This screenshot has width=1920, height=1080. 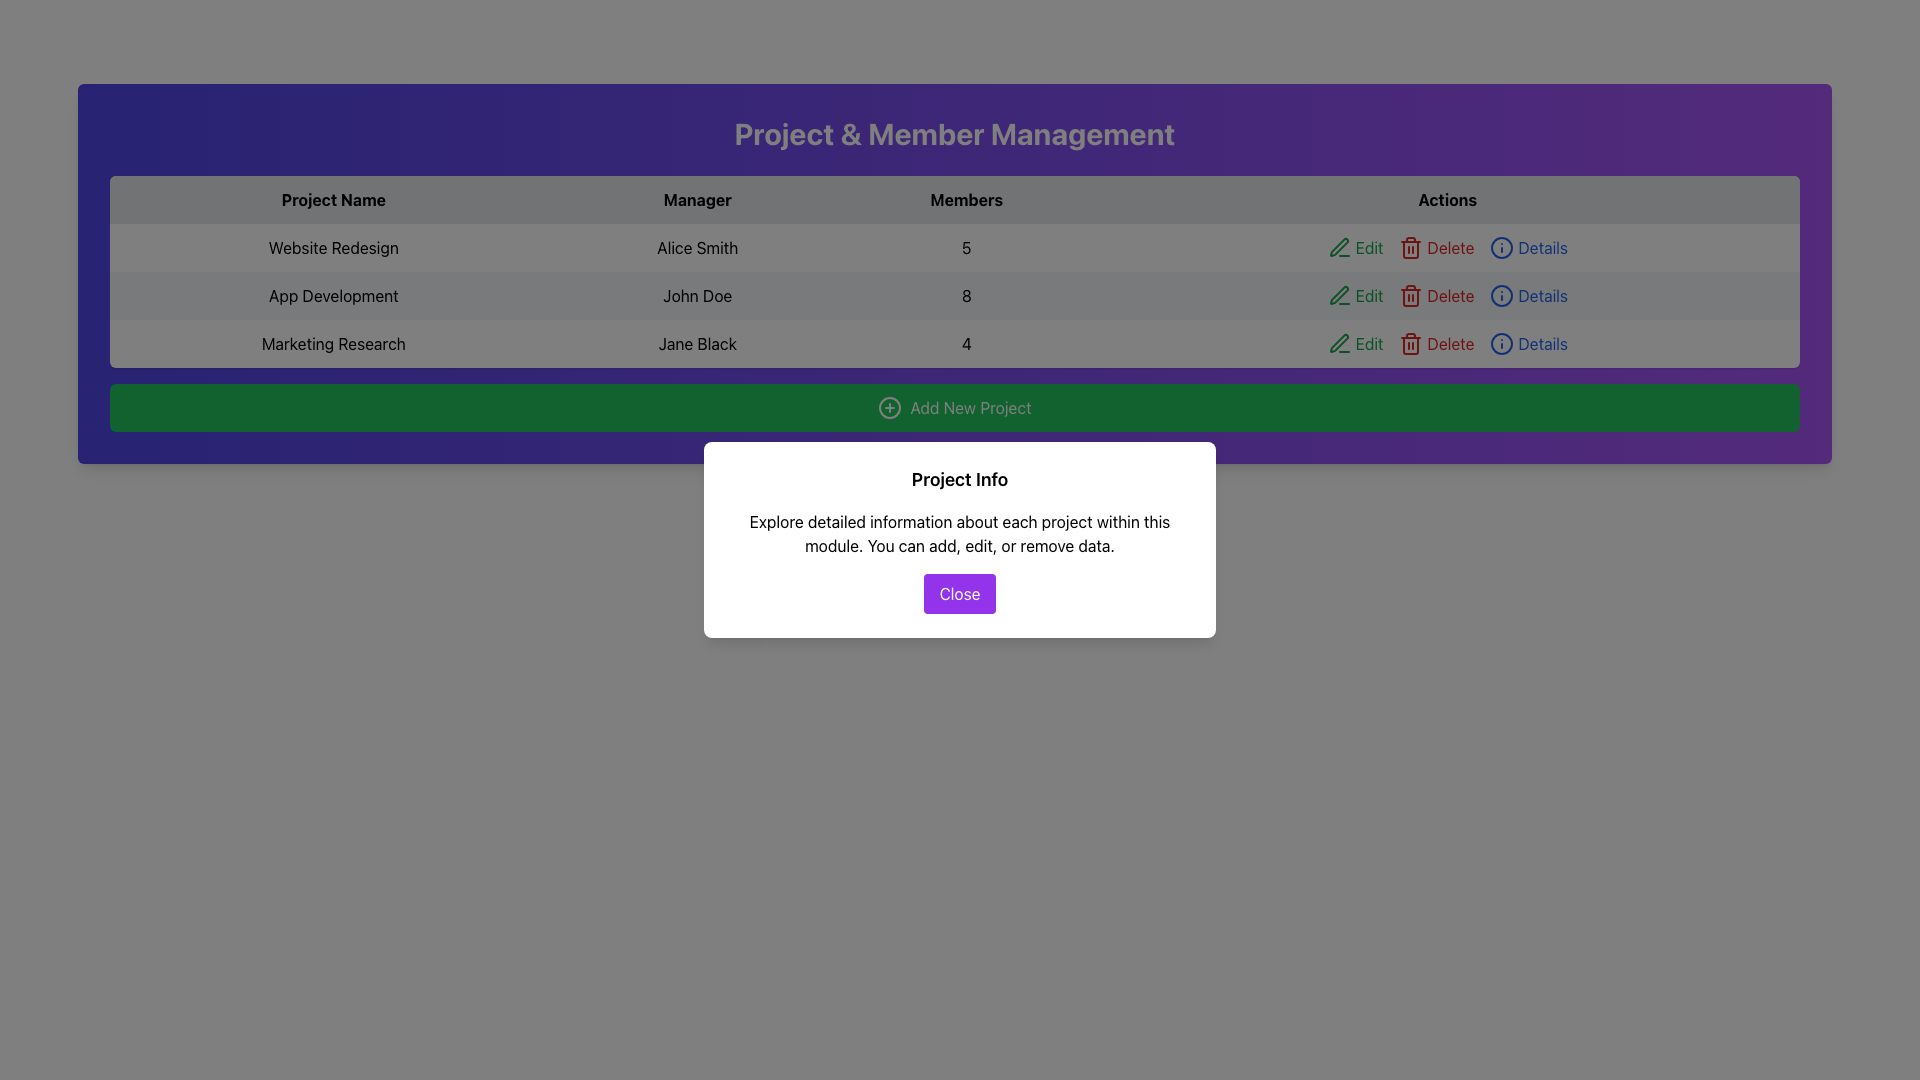 I want to click on text displayed in the second entry of the 'Project Name' column, aligned with 'John Doe' in the 'Manager' column and '8' in the 'Members' column, so click(x=333, y=296).